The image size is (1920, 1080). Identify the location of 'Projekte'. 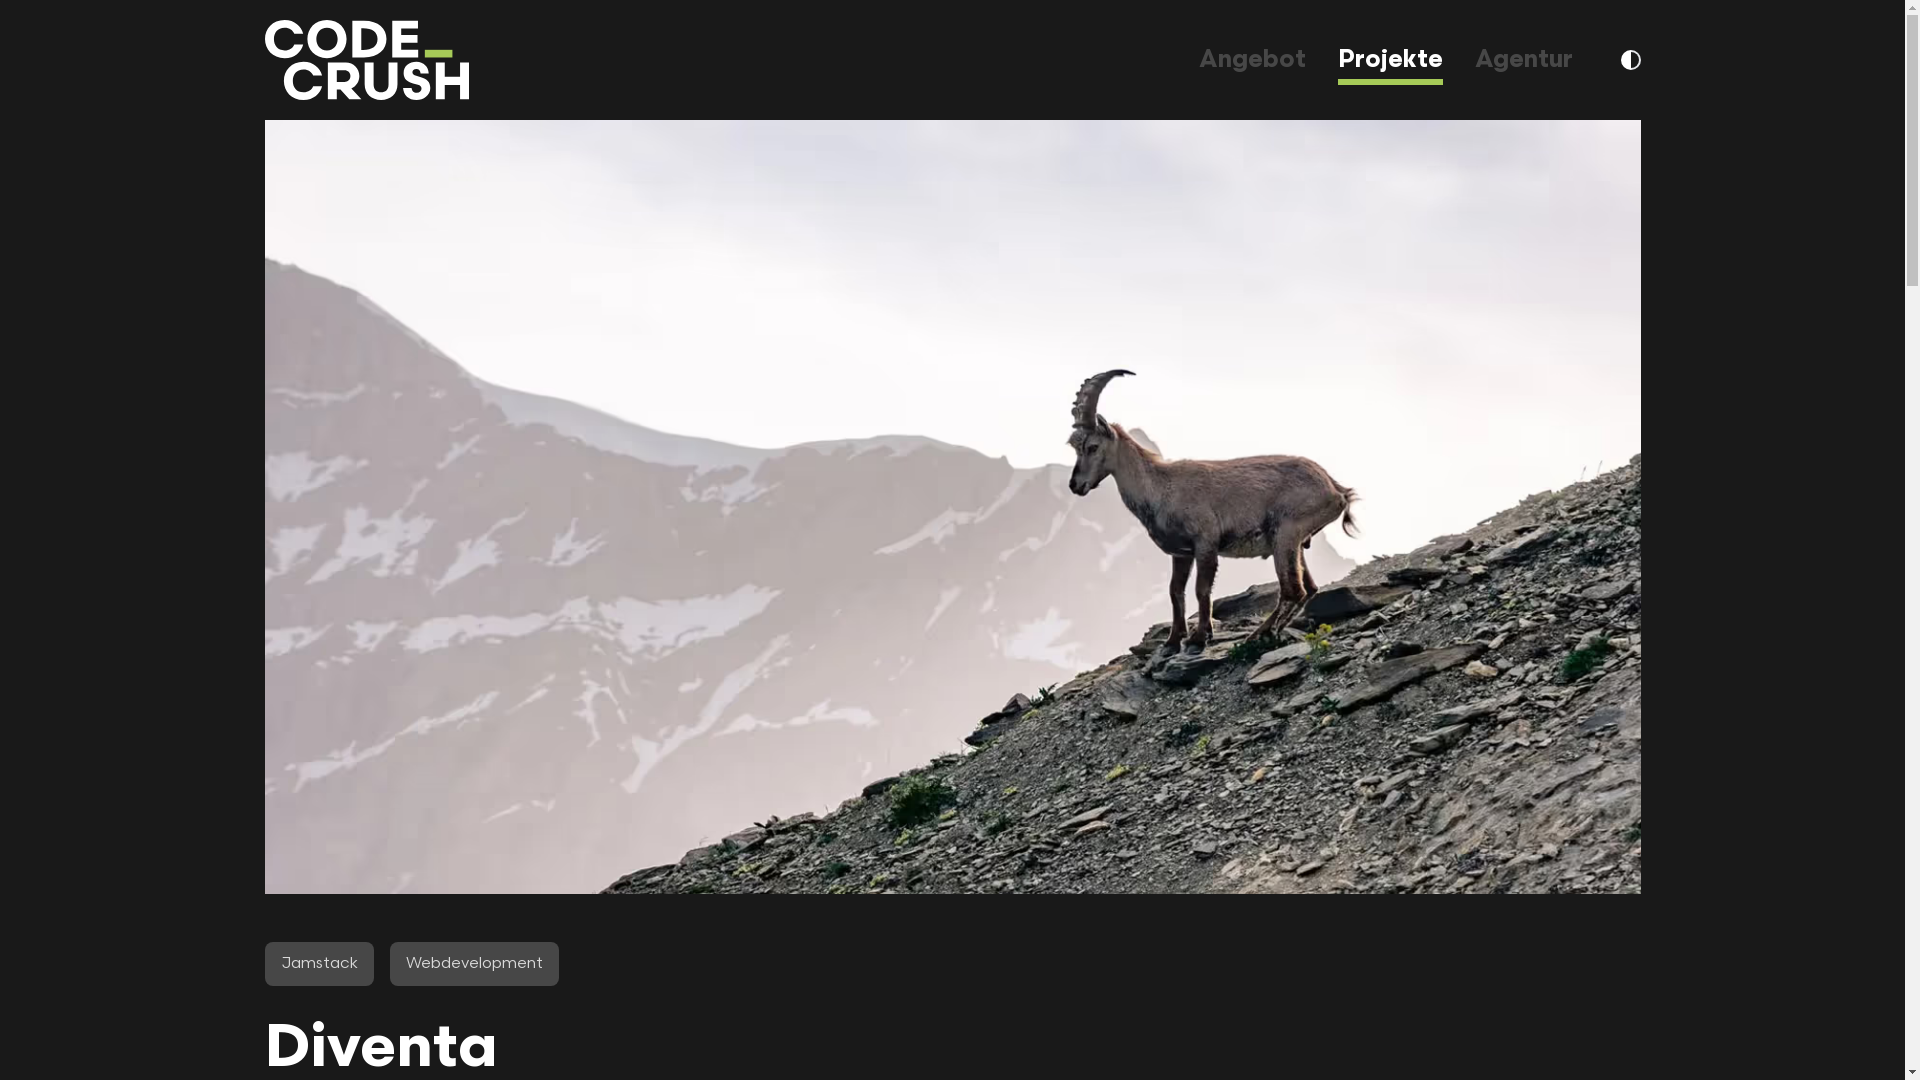
(1389, 58).